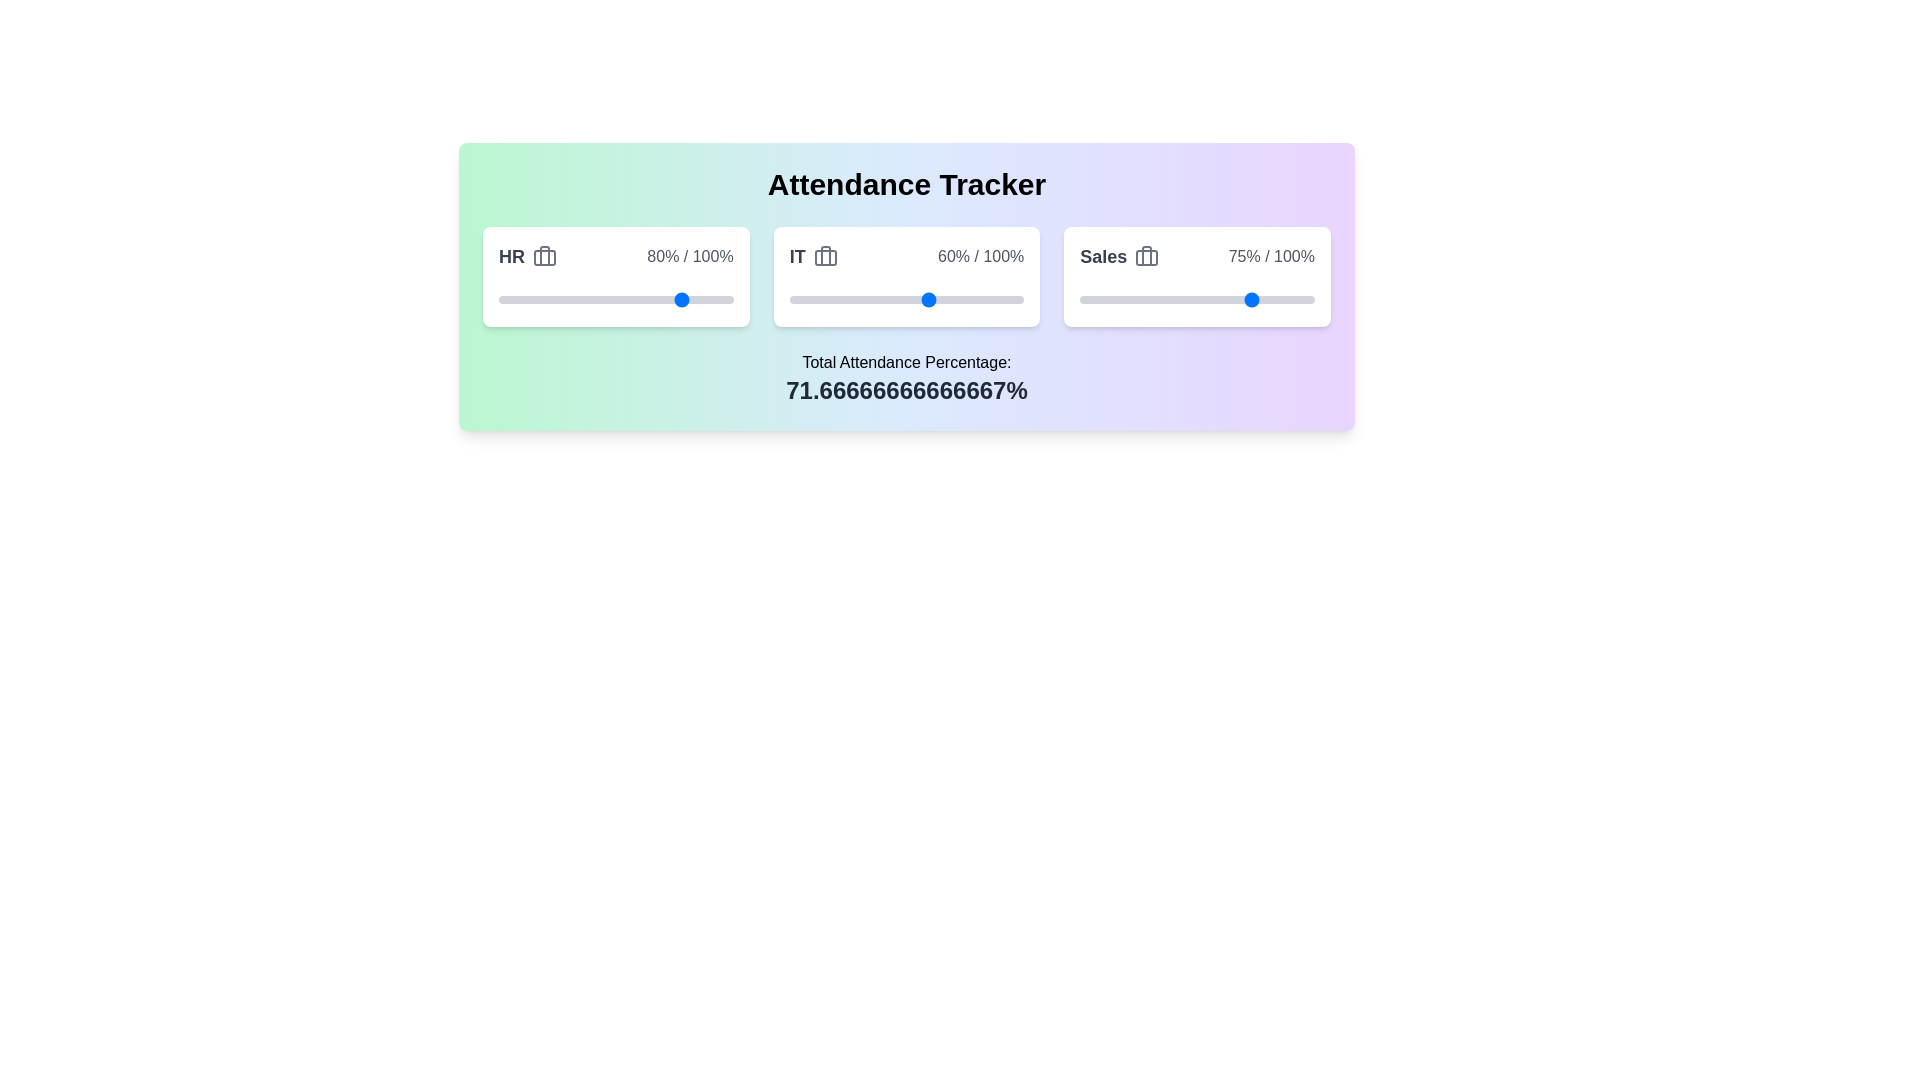  I want to click on the IT attendance slider, so click(822, 300).